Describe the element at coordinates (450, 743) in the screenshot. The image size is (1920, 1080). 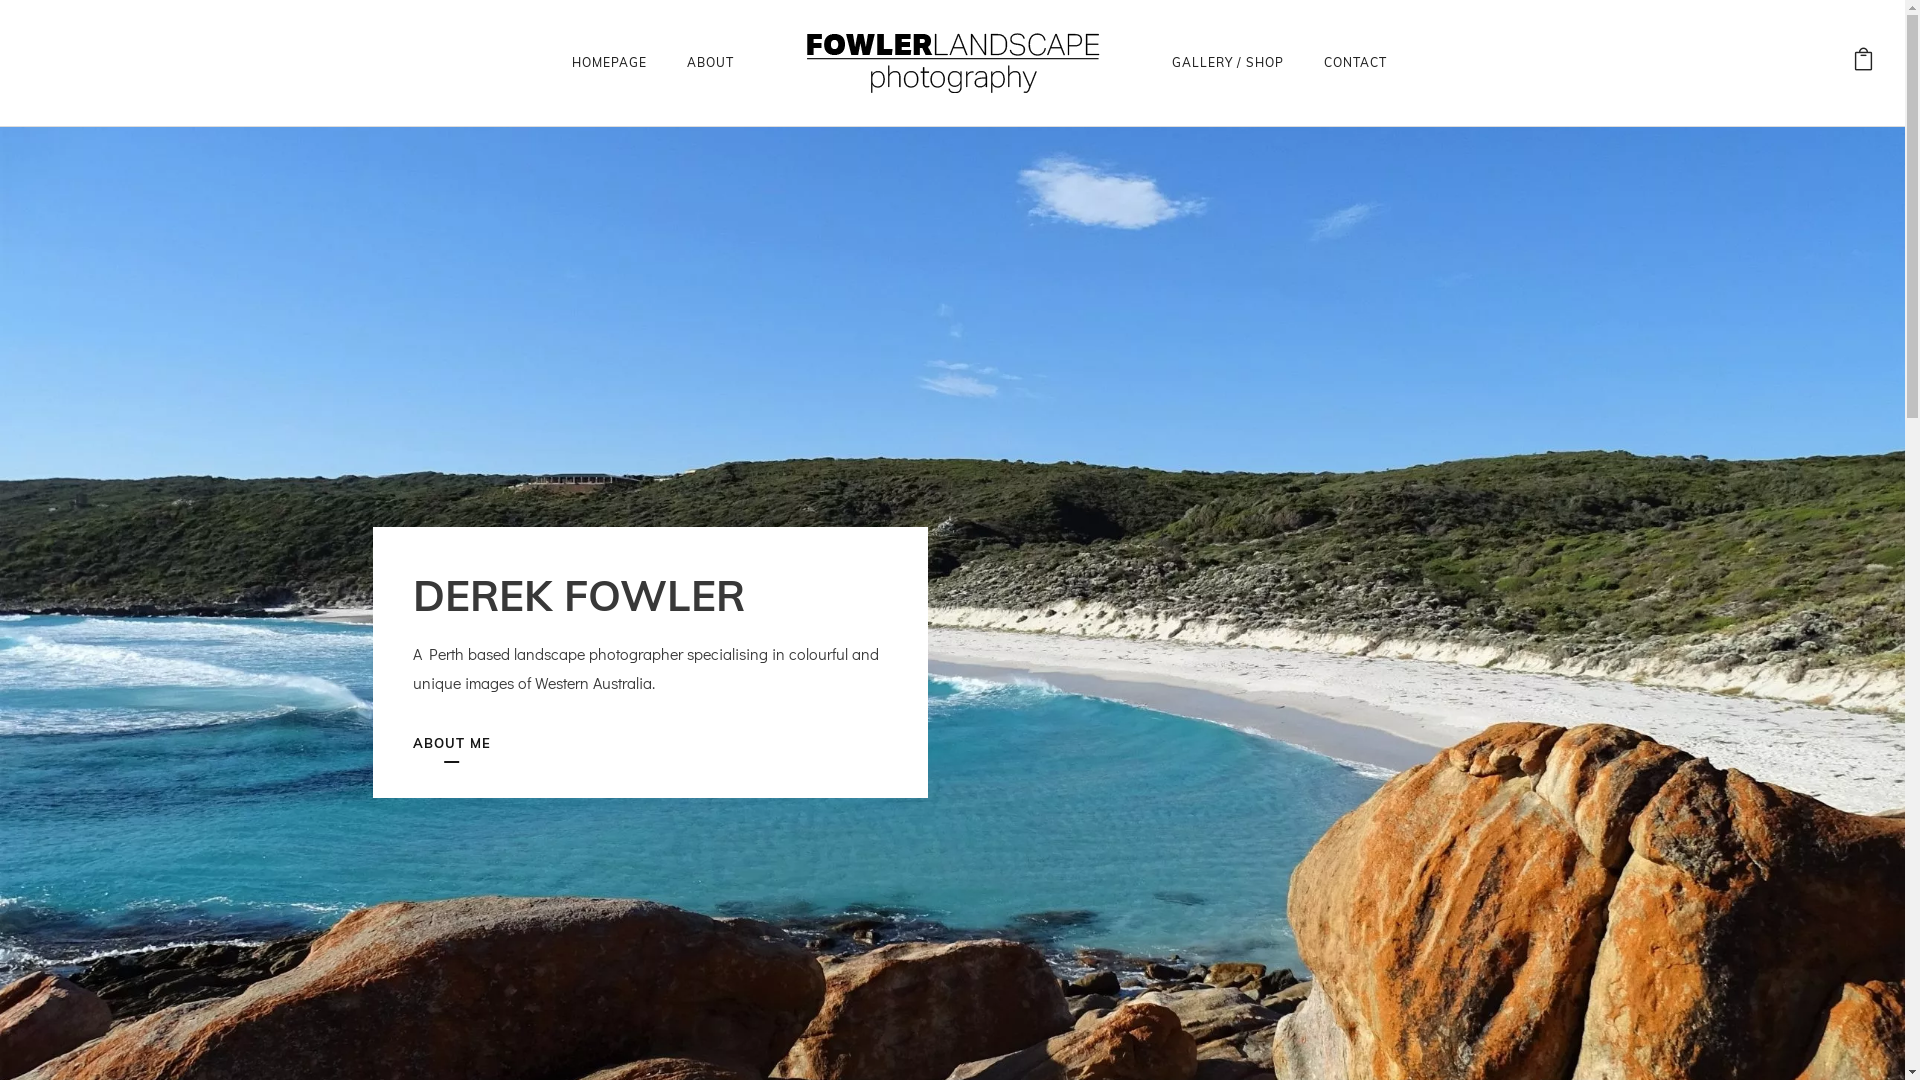
I see `'ABOUT ME'` at that location.